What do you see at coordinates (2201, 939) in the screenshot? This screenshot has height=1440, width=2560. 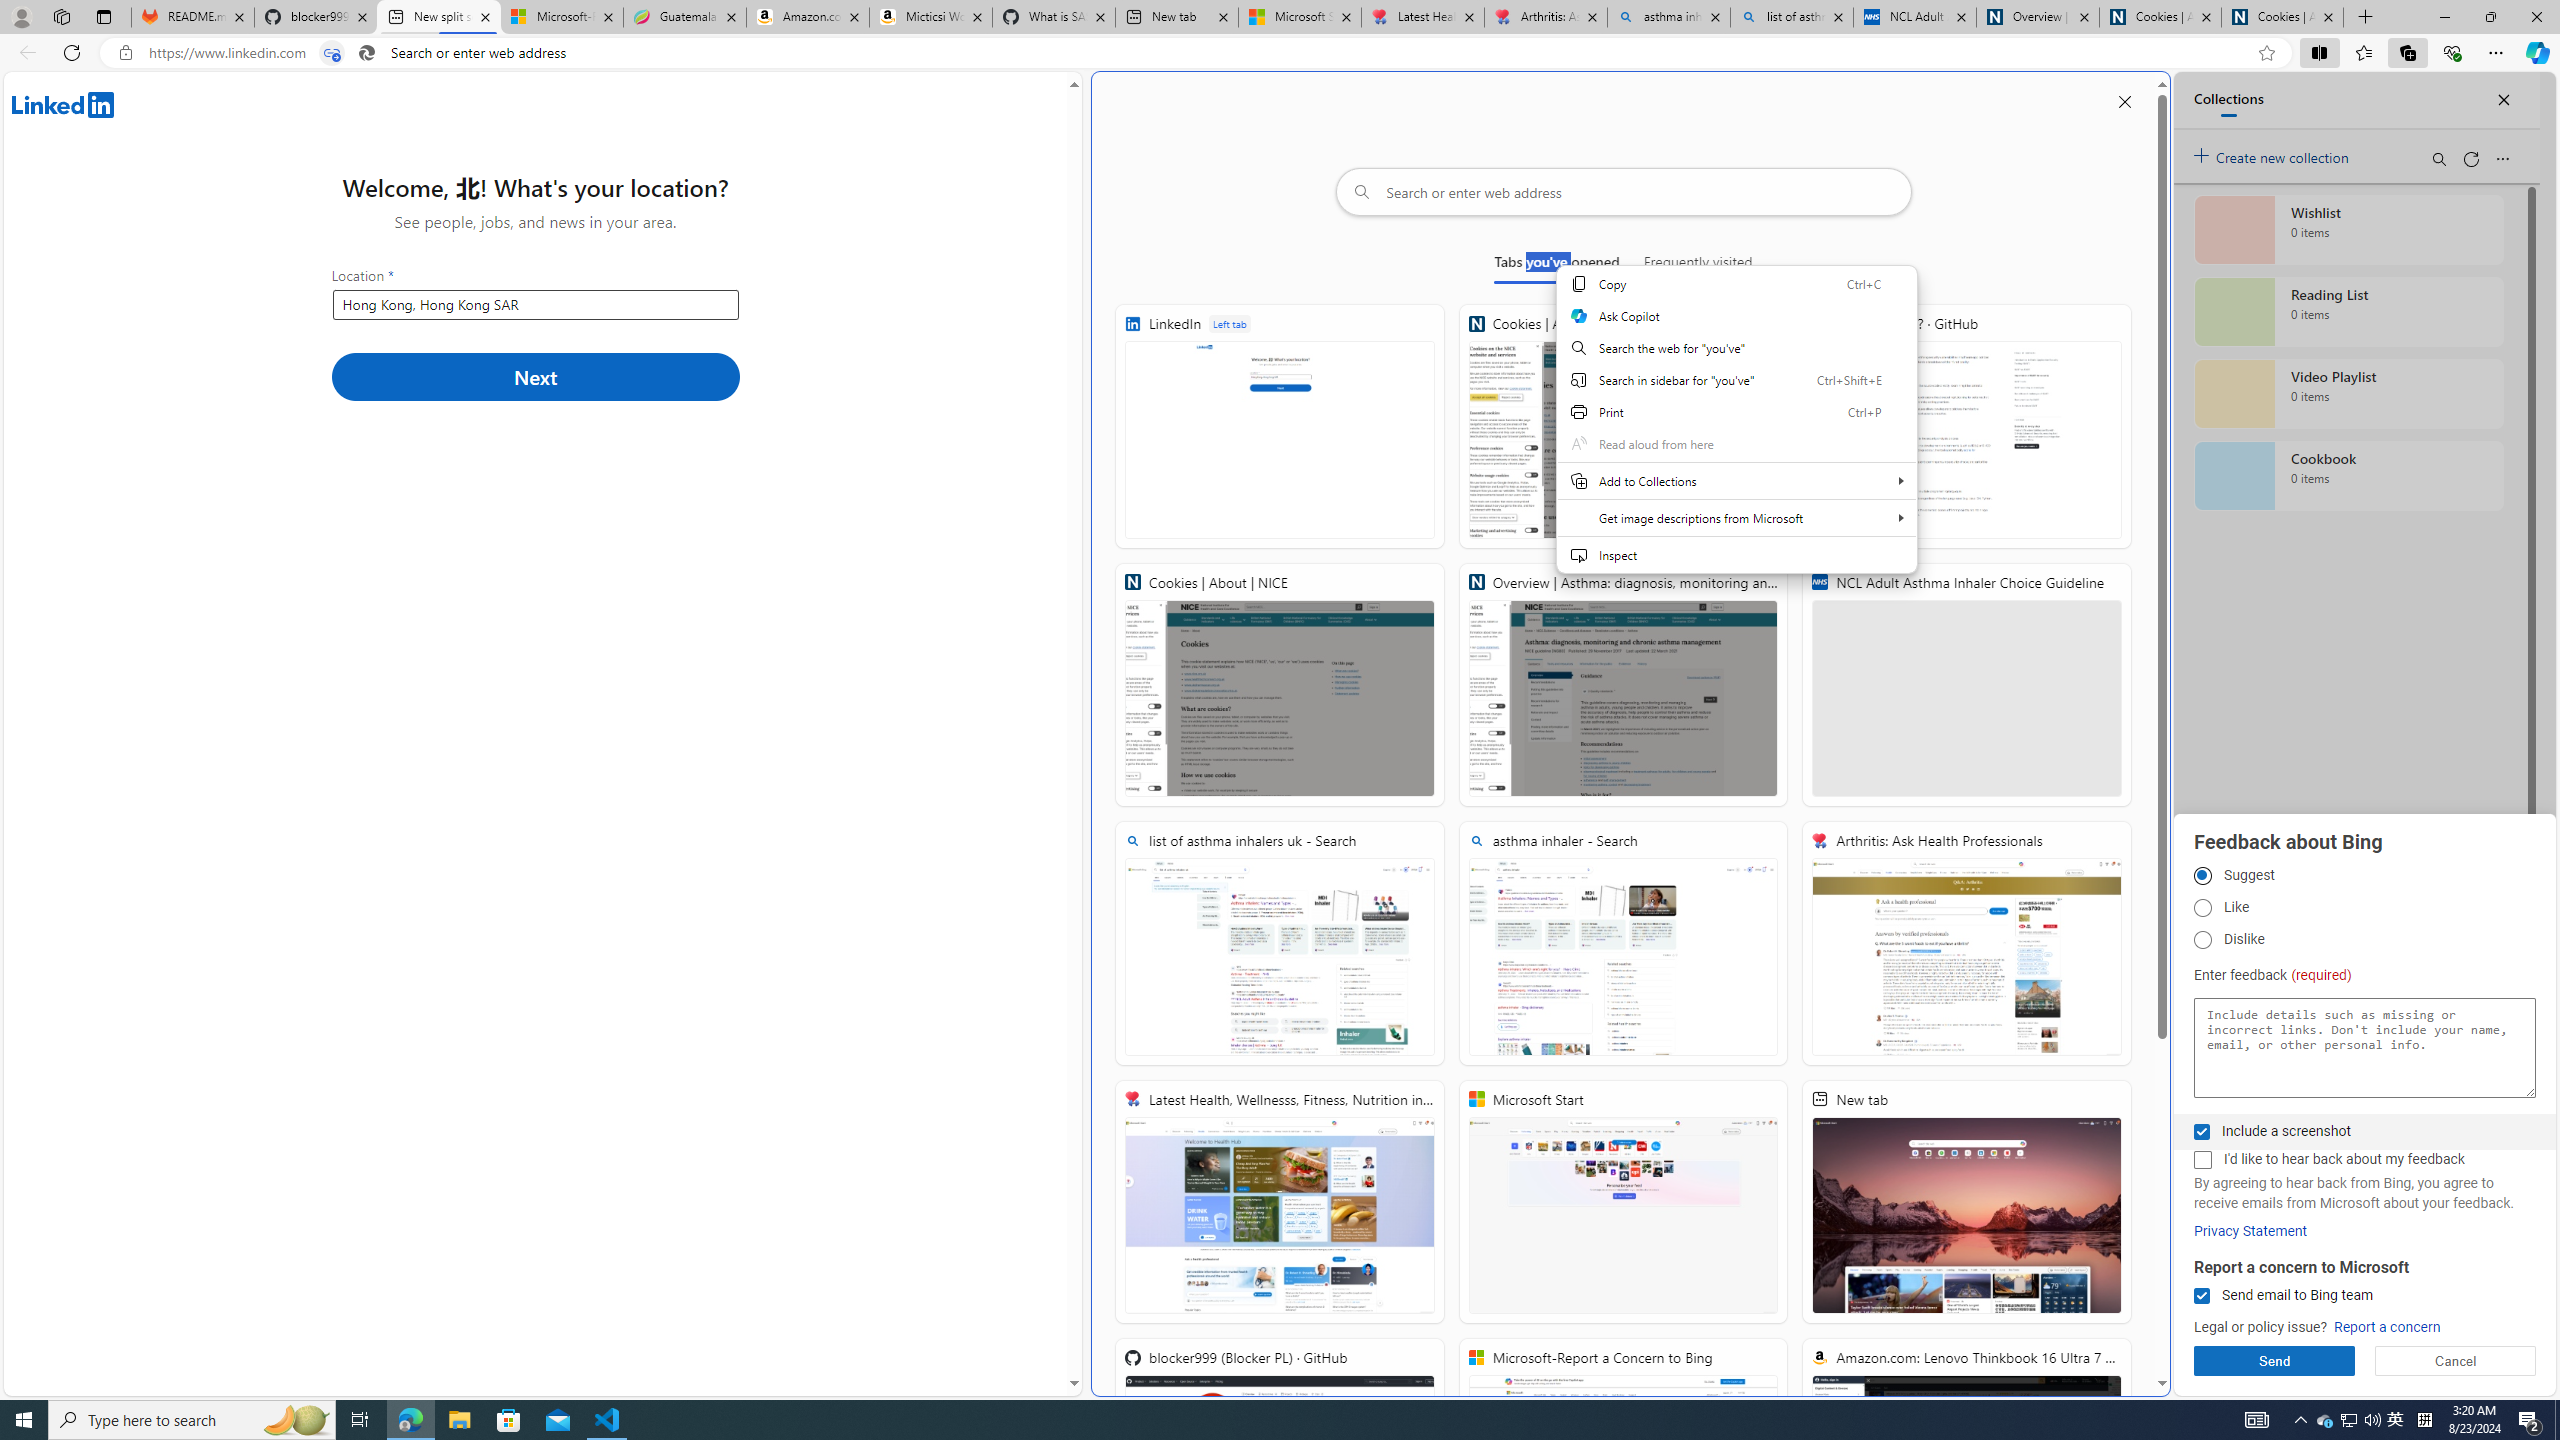 I see `'Dislike'` at bounding box center [2201, 939].